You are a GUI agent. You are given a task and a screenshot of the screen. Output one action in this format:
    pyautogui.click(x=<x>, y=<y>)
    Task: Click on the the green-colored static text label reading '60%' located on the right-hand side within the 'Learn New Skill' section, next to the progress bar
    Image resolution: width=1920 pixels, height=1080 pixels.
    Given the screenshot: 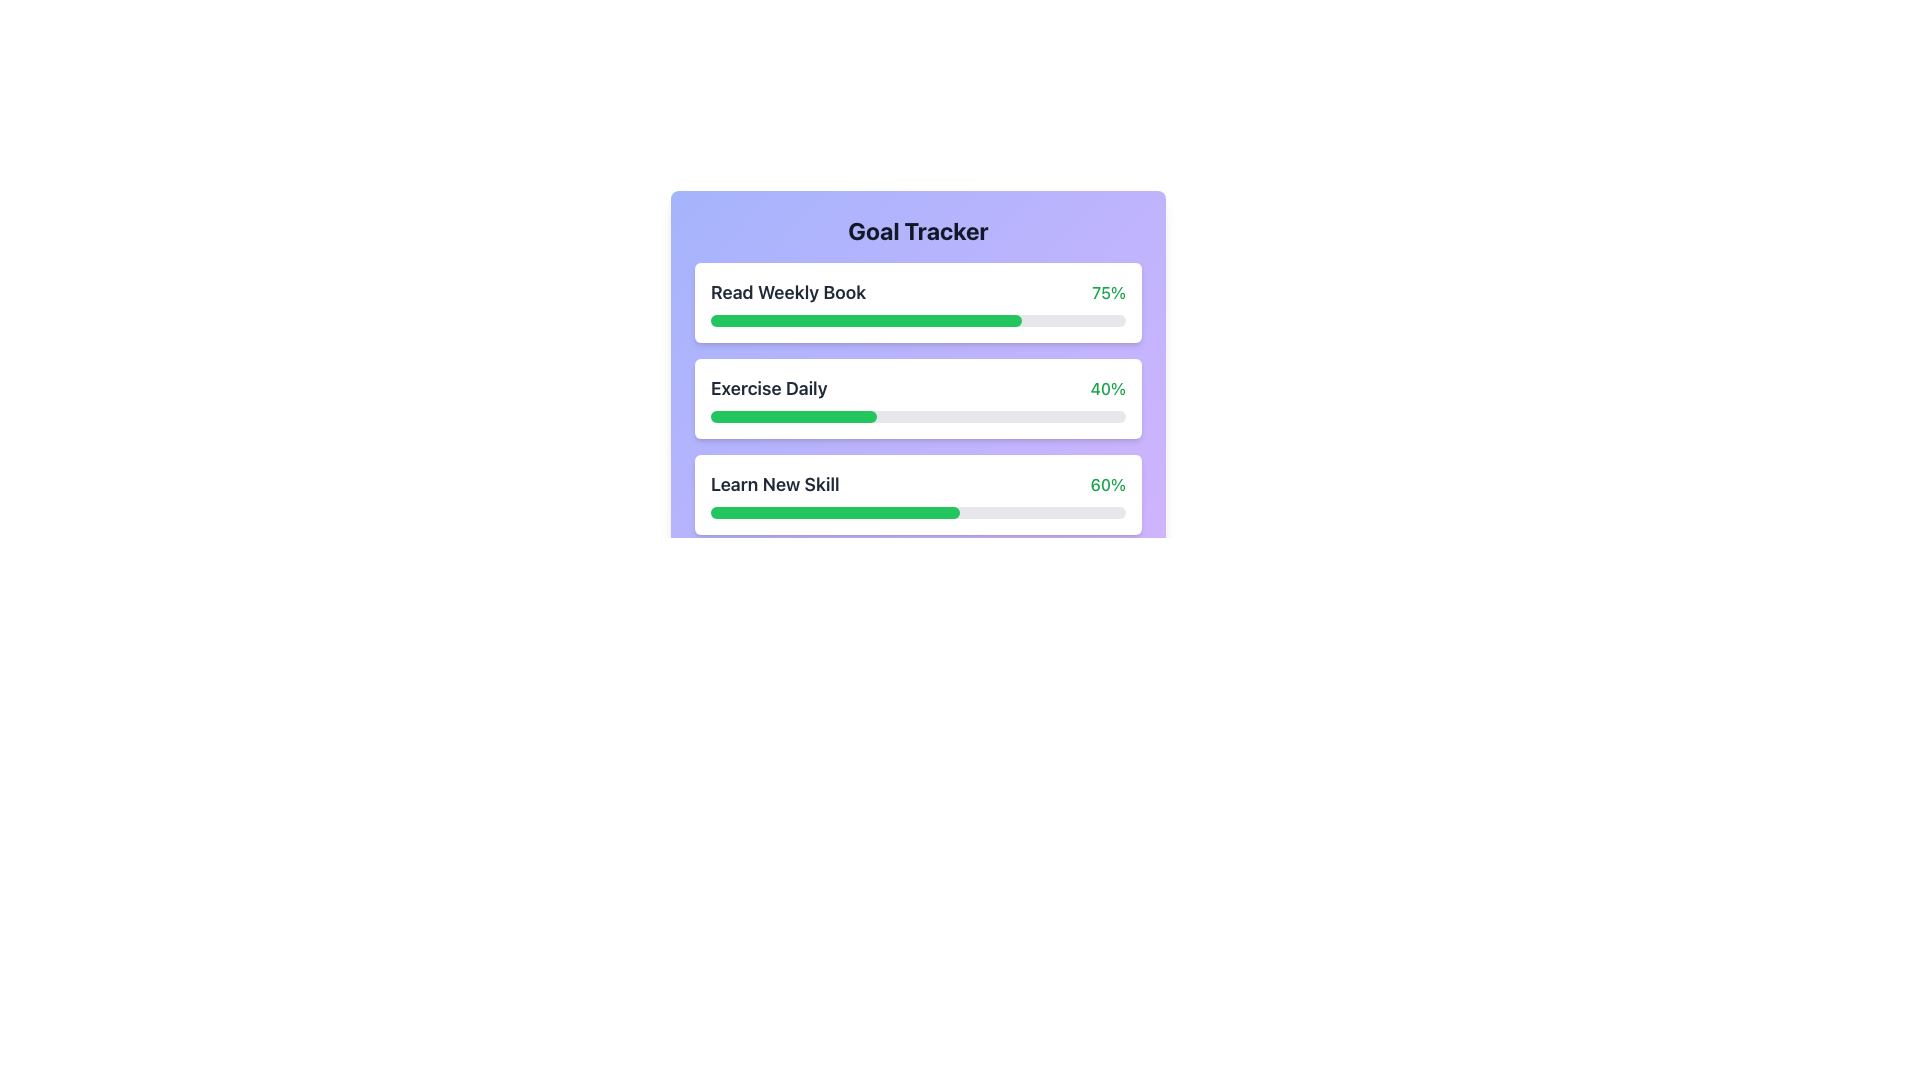 What is the action you would take?
    pyautogui.click(x=1107, y=485)
    